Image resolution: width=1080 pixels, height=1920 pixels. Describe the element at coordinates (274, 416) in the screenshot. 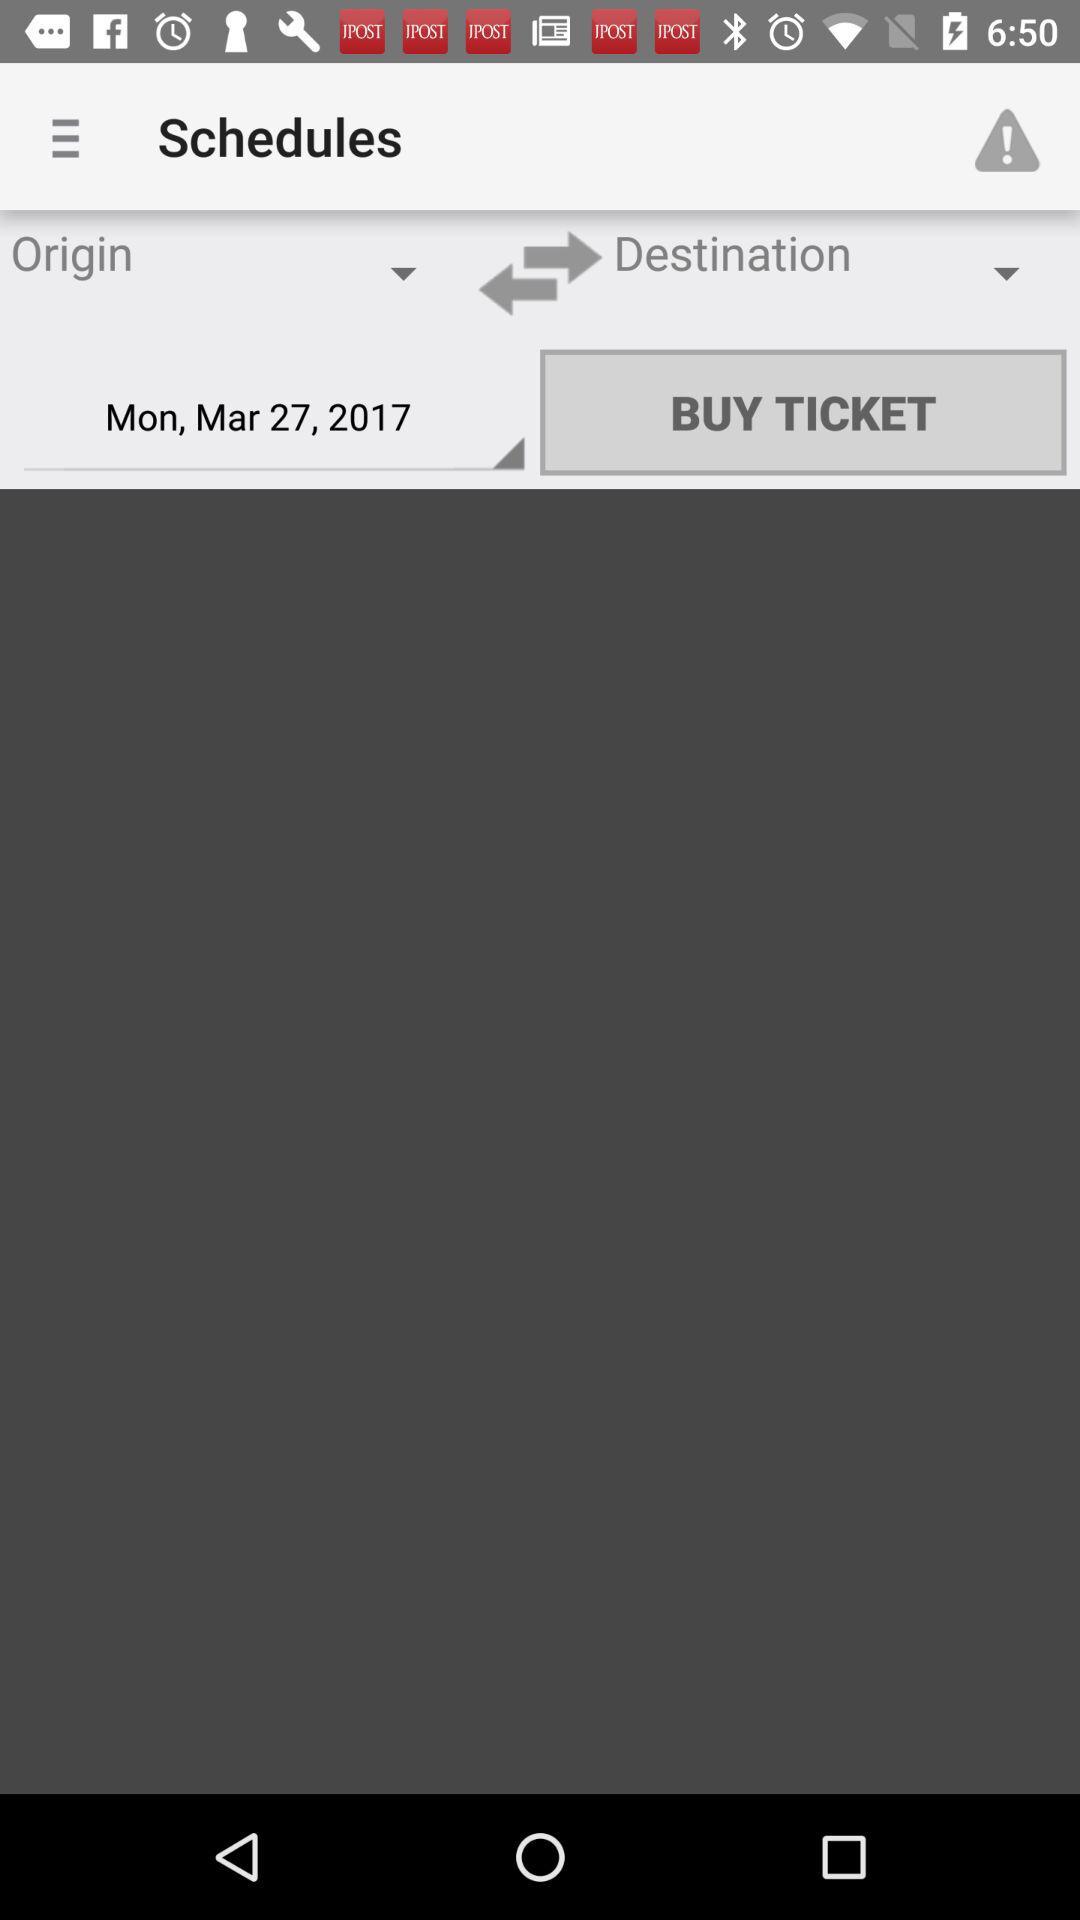

I see `the mon mar 27` at that location.